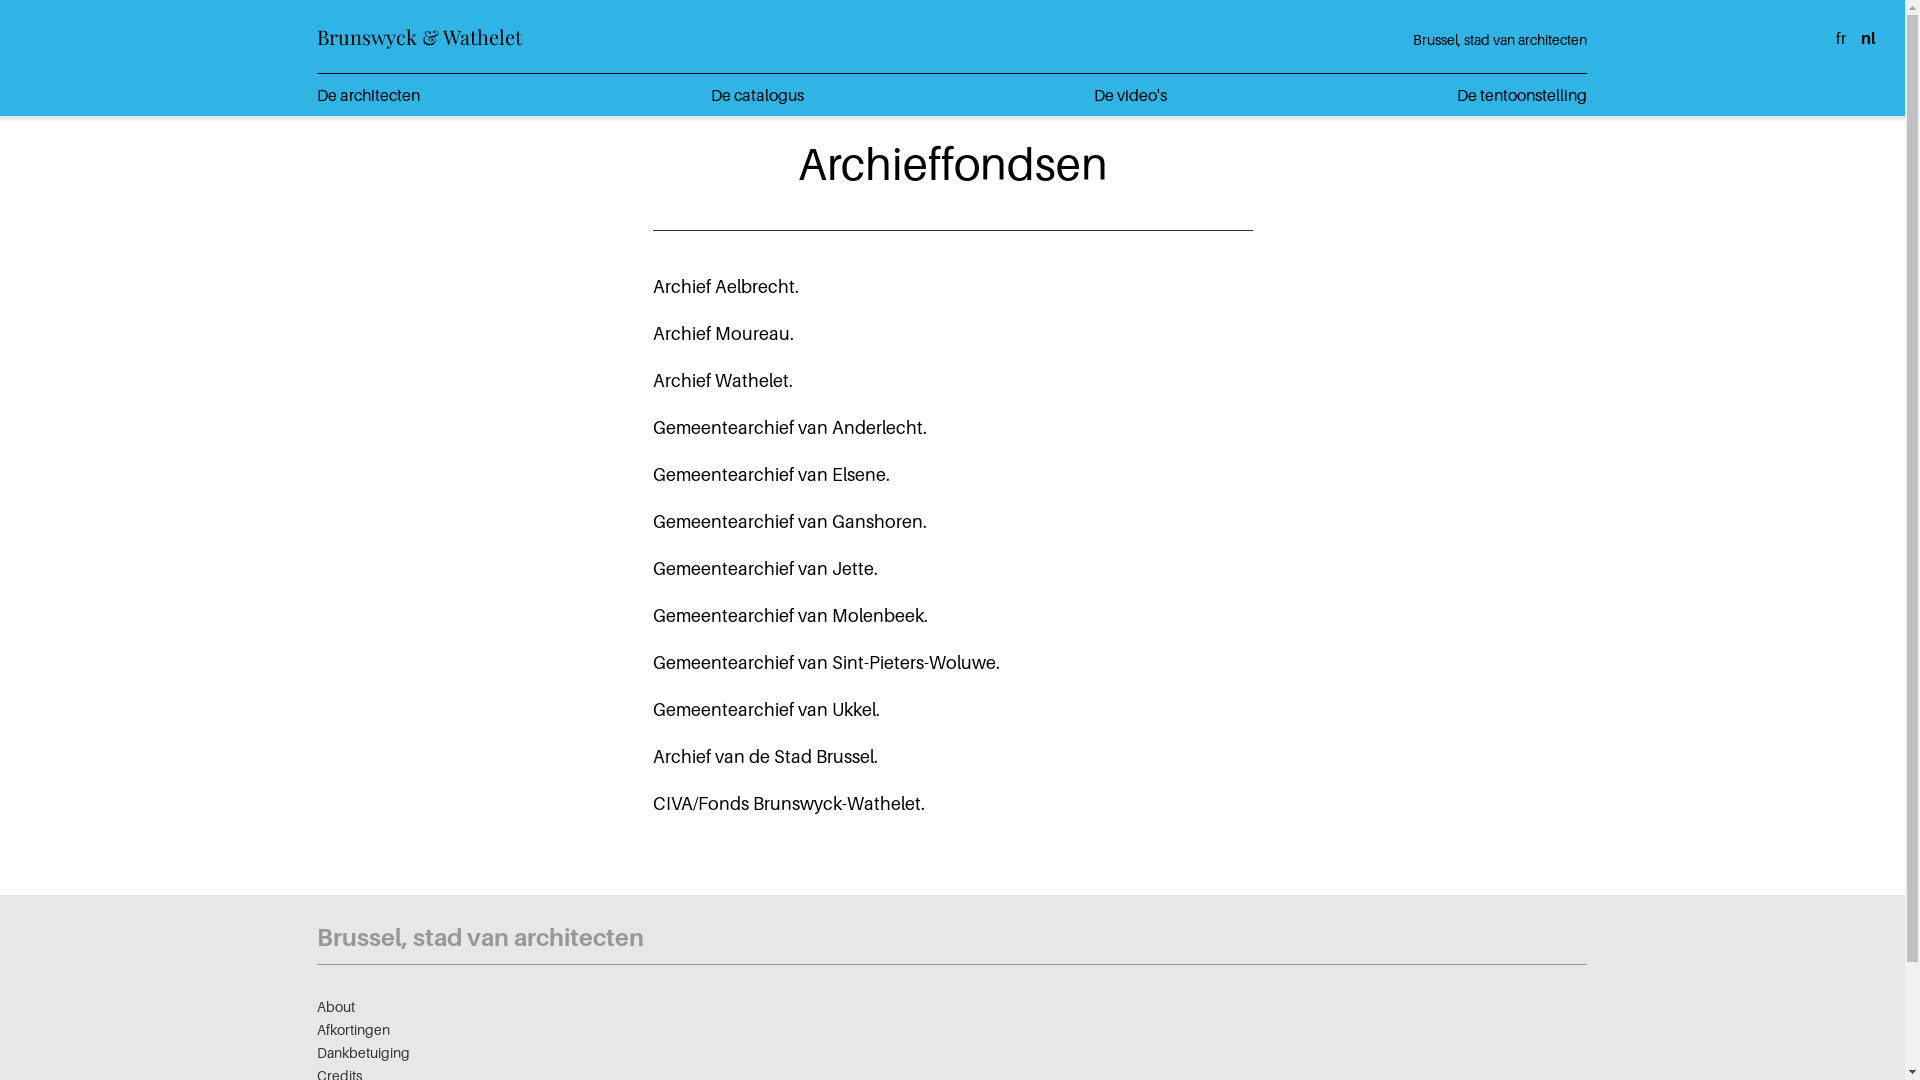 This screenshot has height=1080, width=1920. Describe the element at coordinates (315, 95) in the screenshot. I see `'De architecten'` at that location.